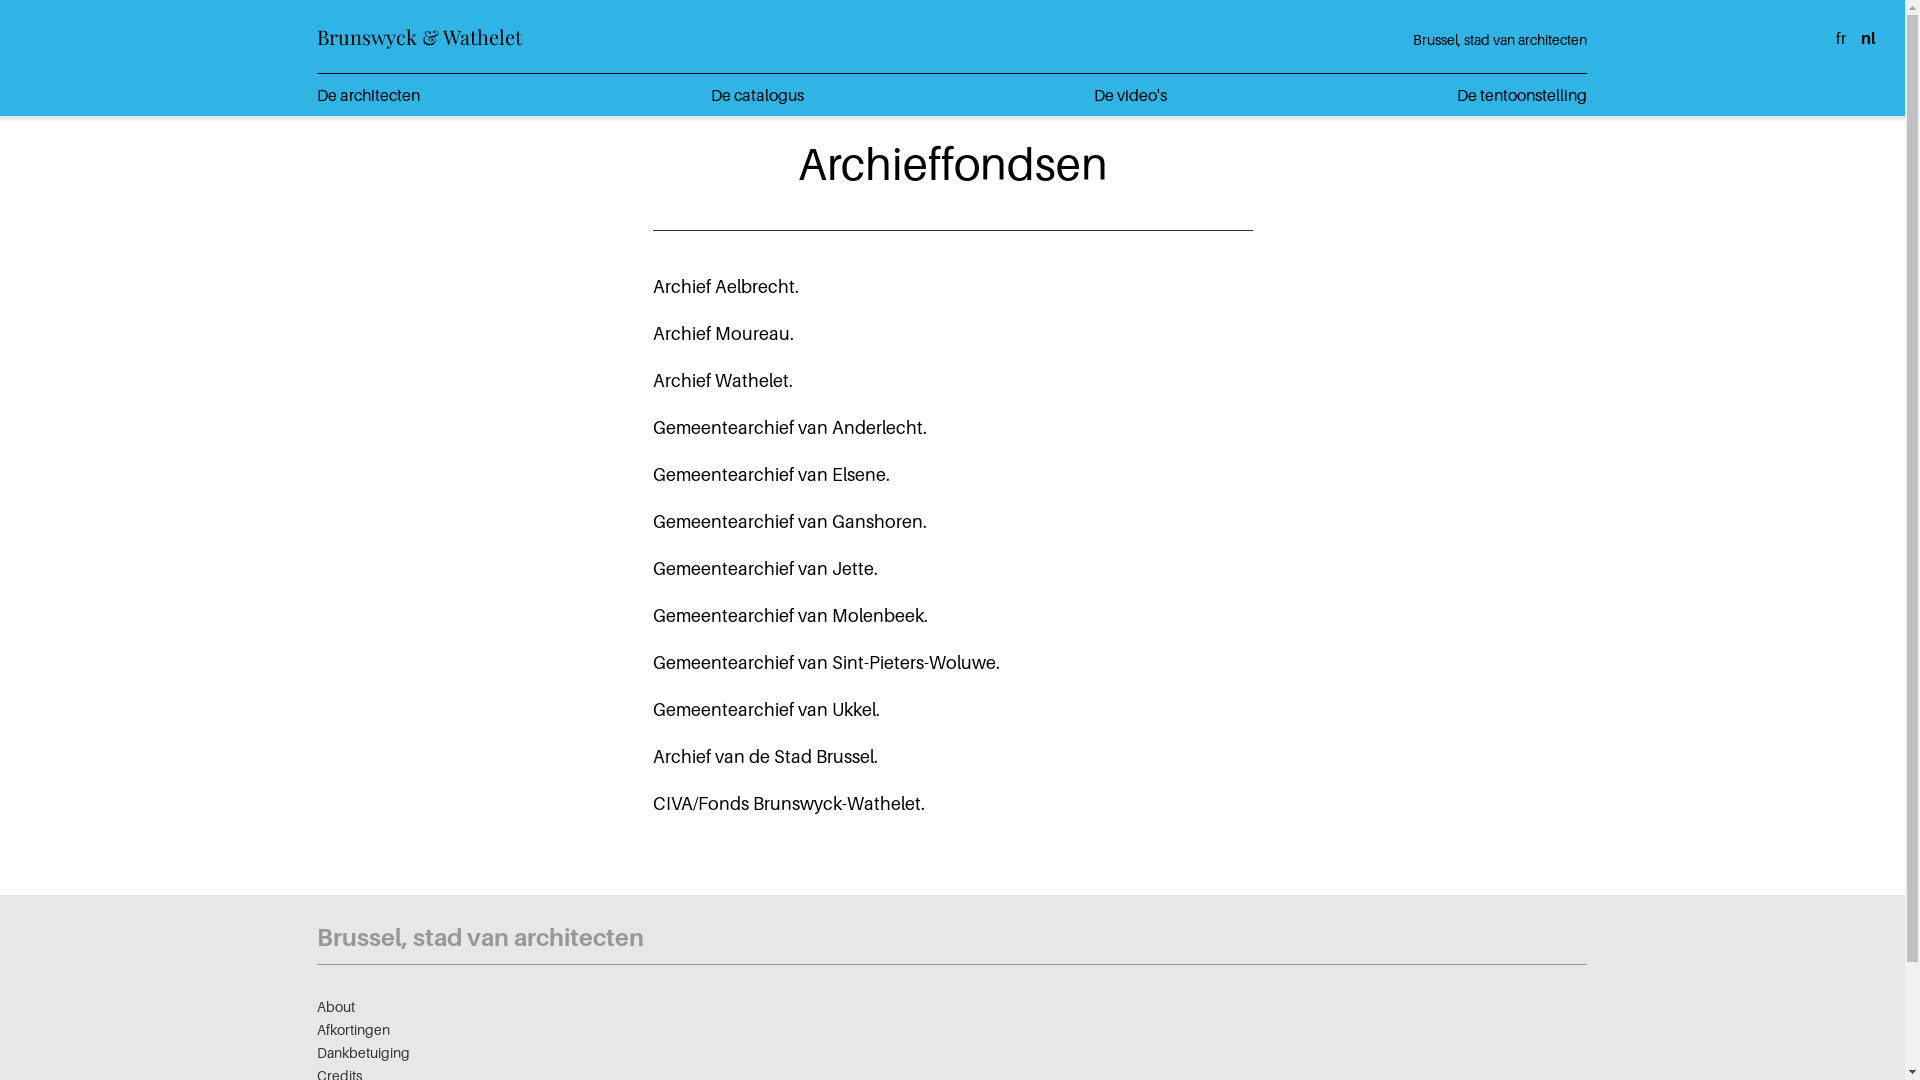 This screenshot has height=1080, width=1920. Describe the element at coordinates (315, 95) in the screenshot. I see `'De architecten'` at that location.